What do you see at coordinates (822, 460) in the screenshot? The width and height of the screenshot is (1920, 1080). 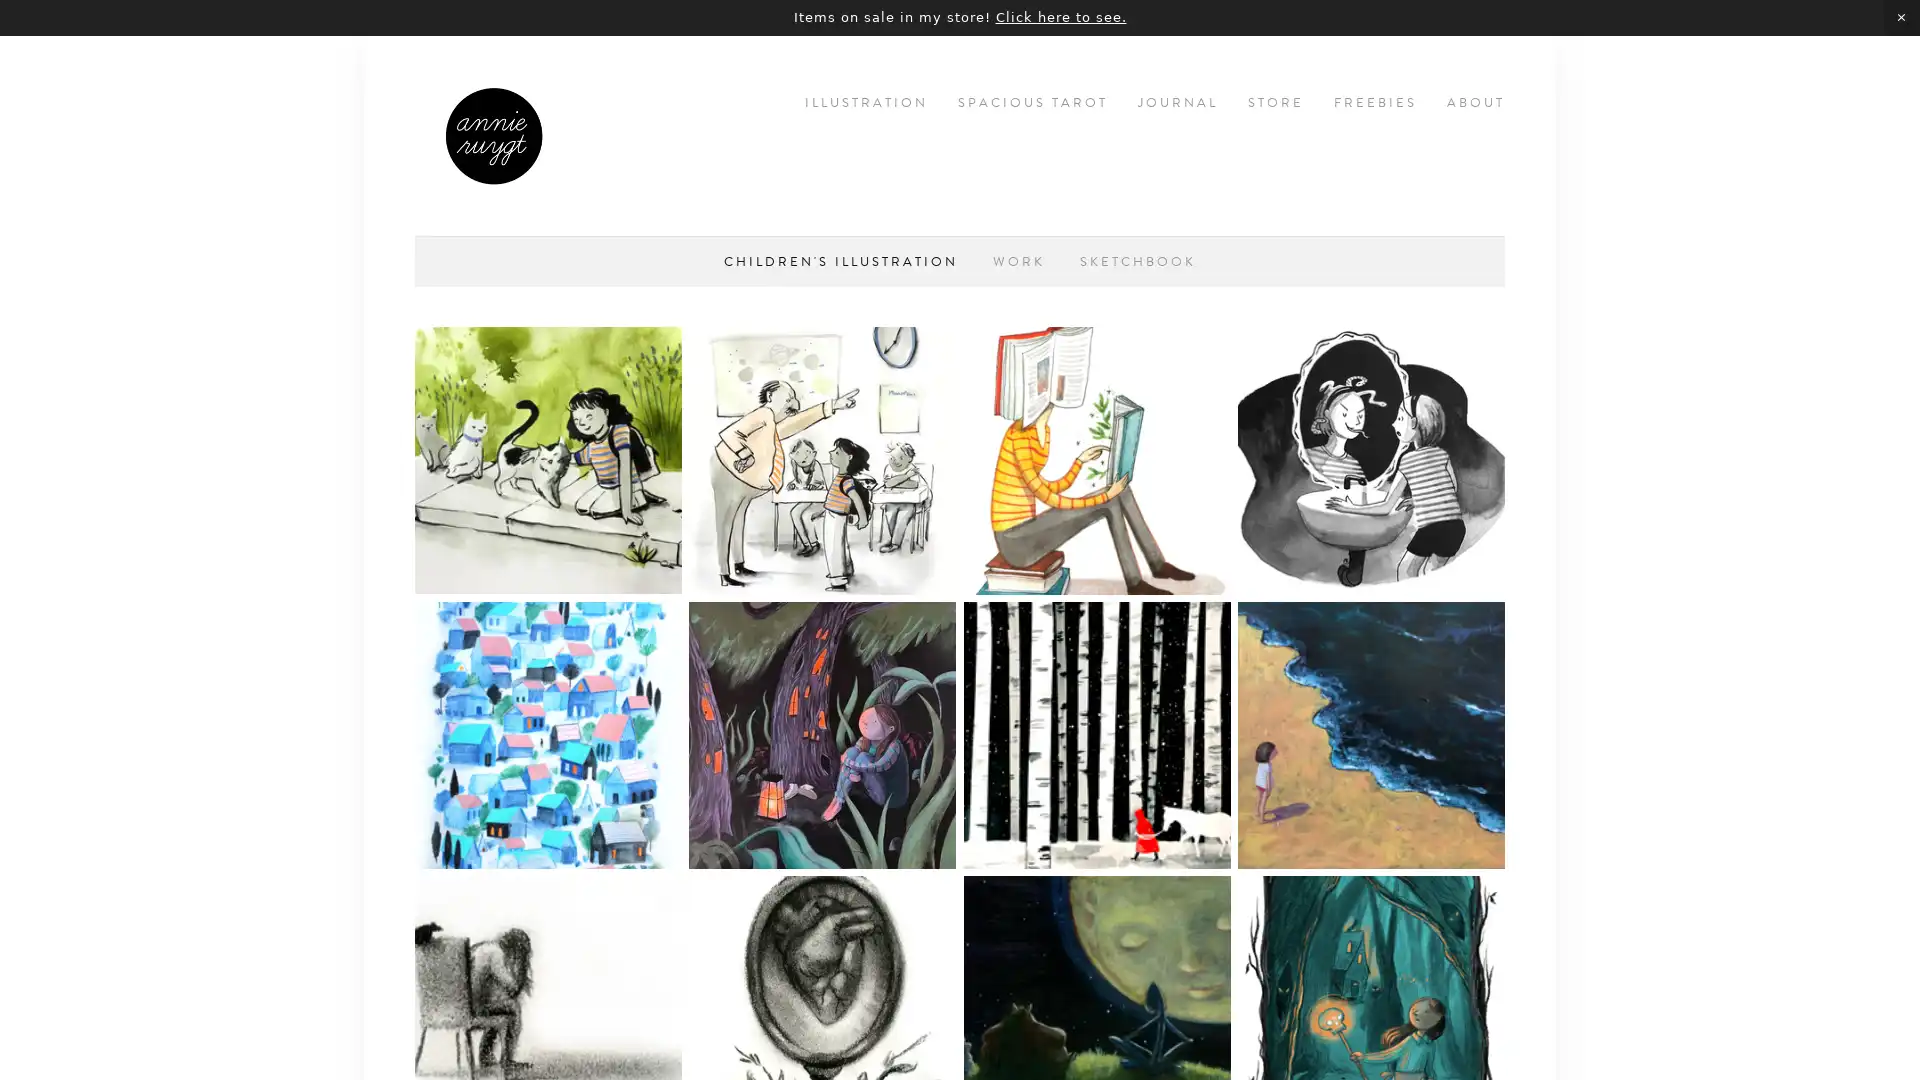 I see `View fullsize cats-at-school.jpg` at bounding box center [822, 460].